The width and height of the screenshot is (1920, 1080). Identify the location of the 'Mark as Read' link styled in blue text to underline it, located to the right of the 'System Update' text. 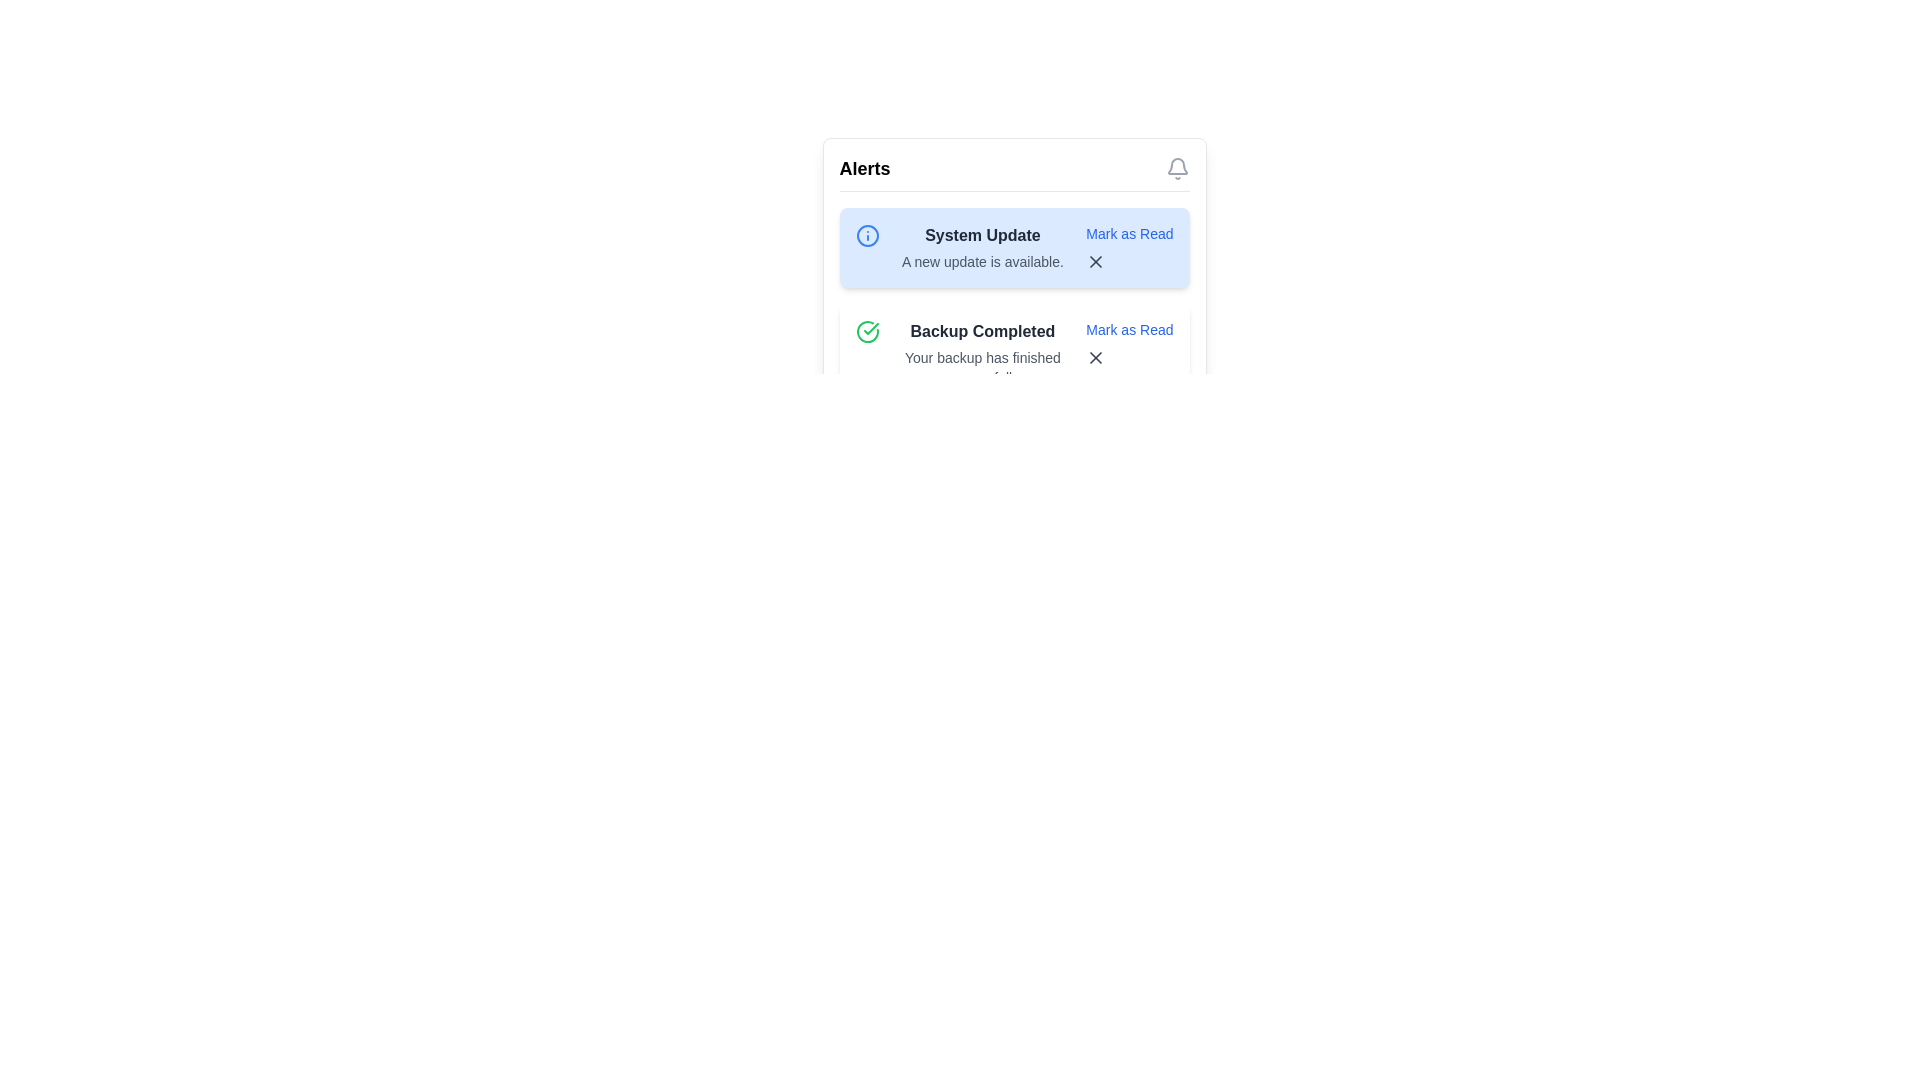
(1129, 233).